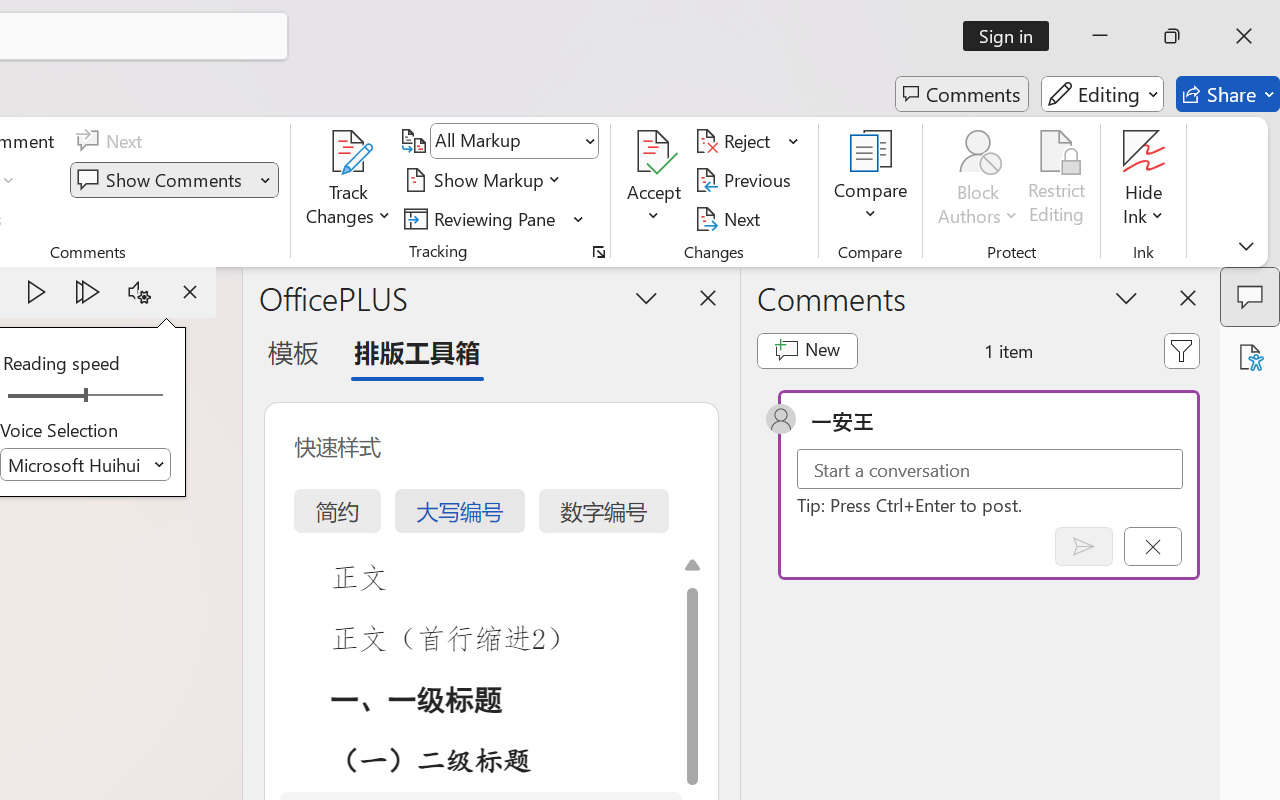 This screenshot has height=800, width=1280. What do you see at coordinates (84, 395) in the screenshot?
I see `'Reading speed'` at bounding box center [84, 395].